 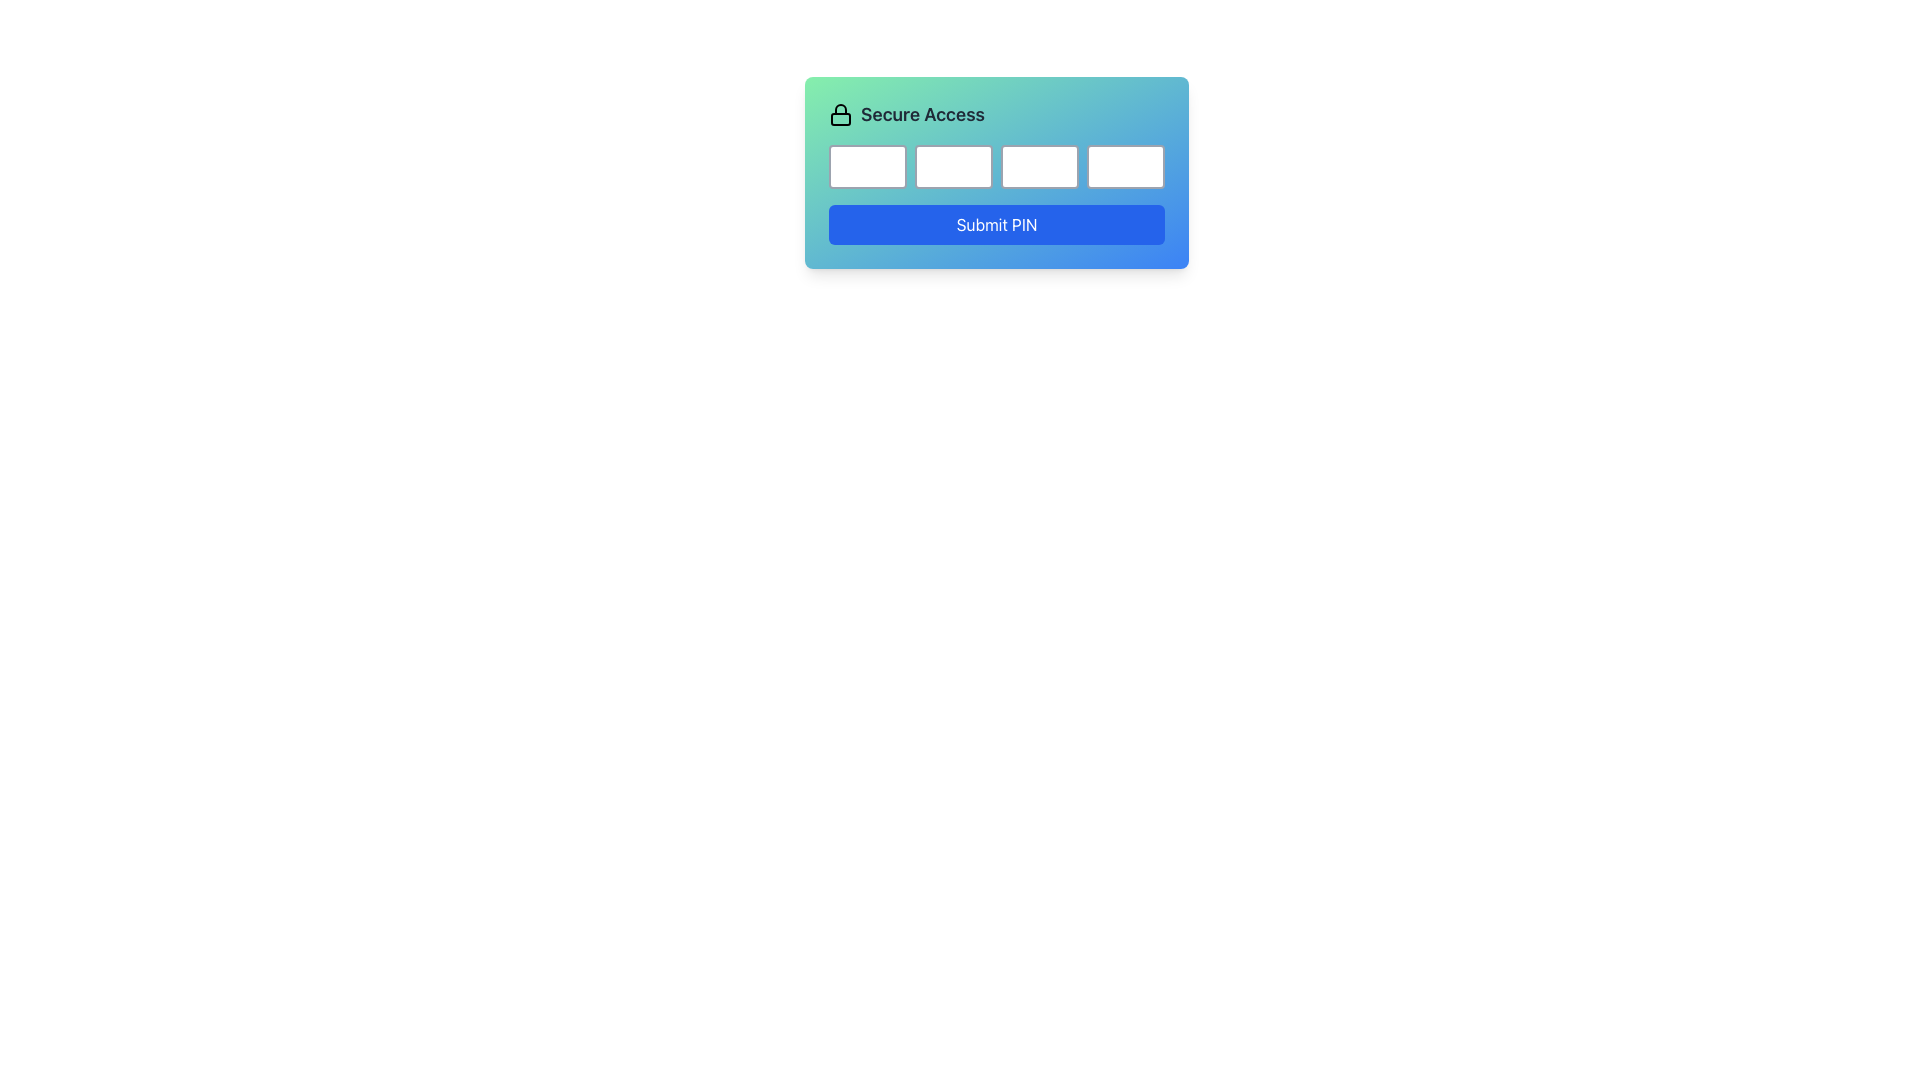 I want to click on the first password input field in the Secure Access card interface, so click(x=868, y=165).